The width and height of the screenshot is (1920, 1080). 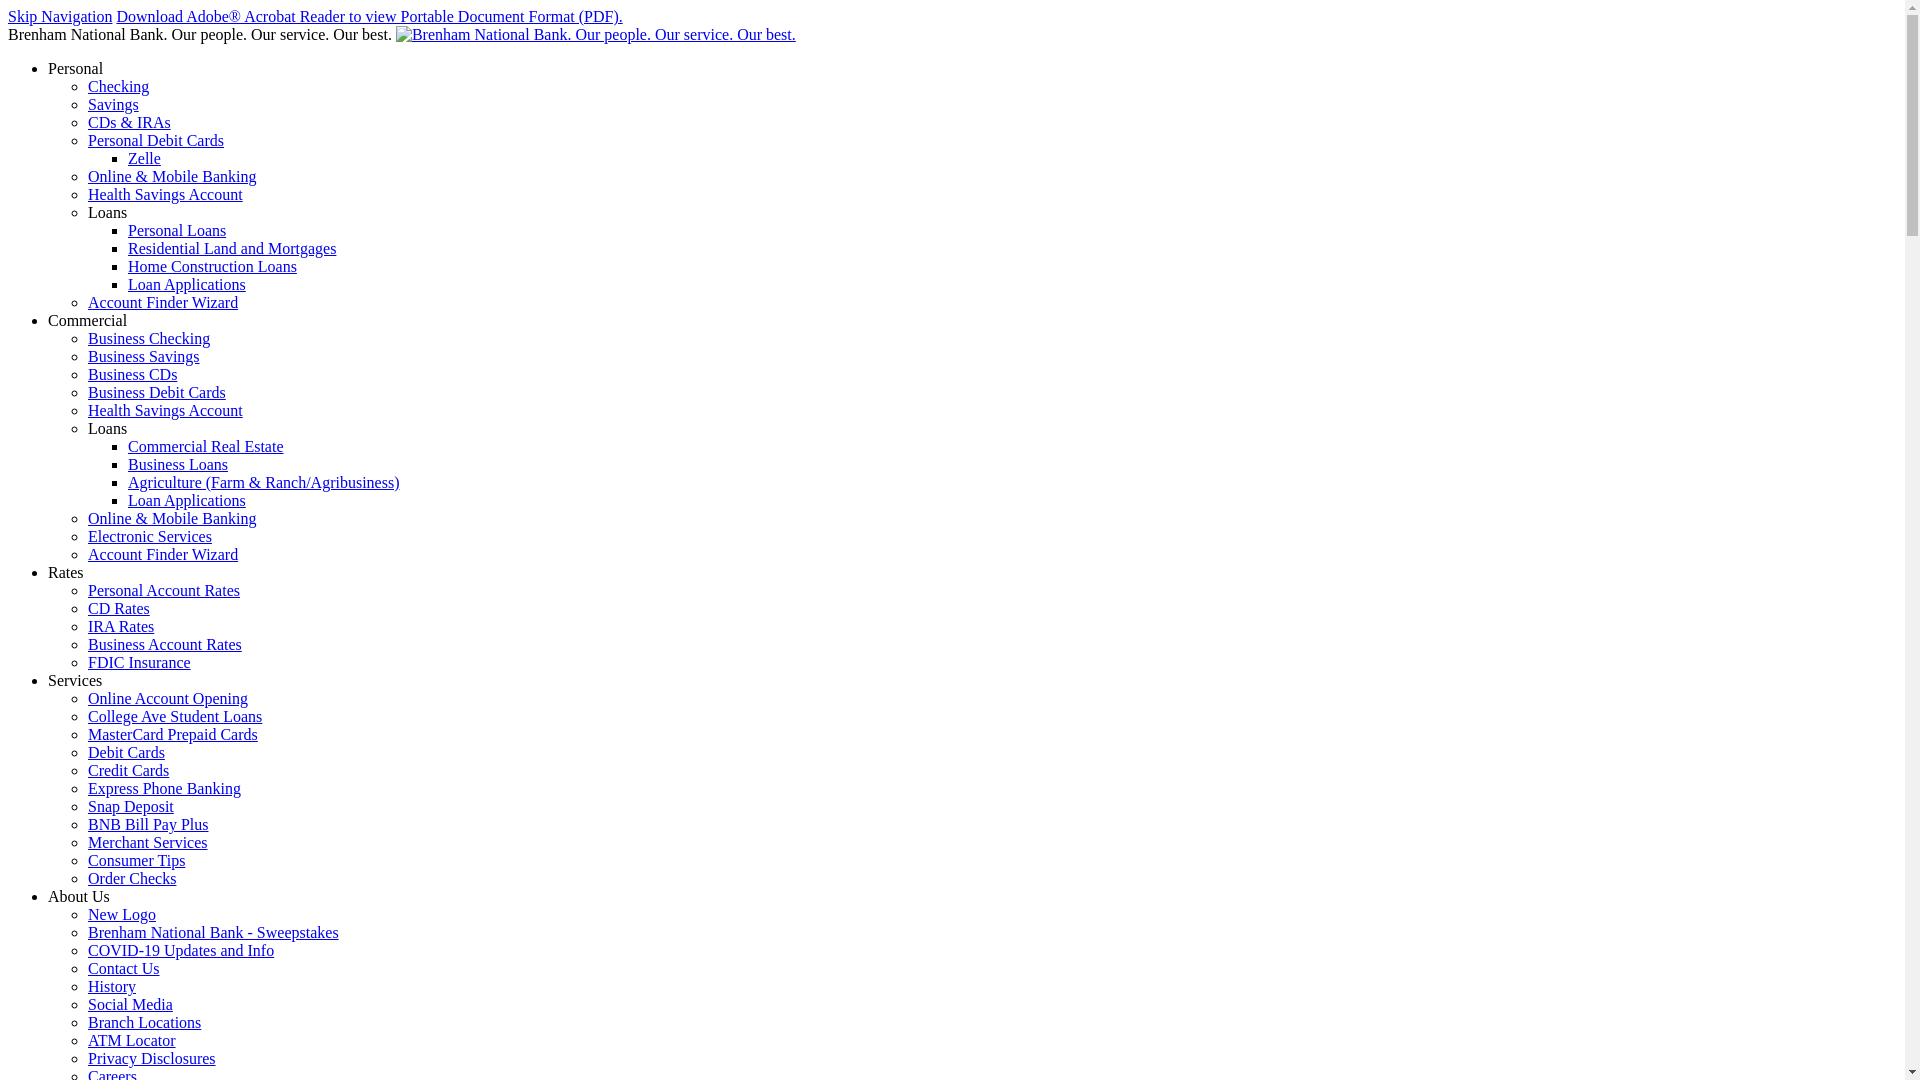 I want to click on 'Business Checking', so click(x=147, y=337).